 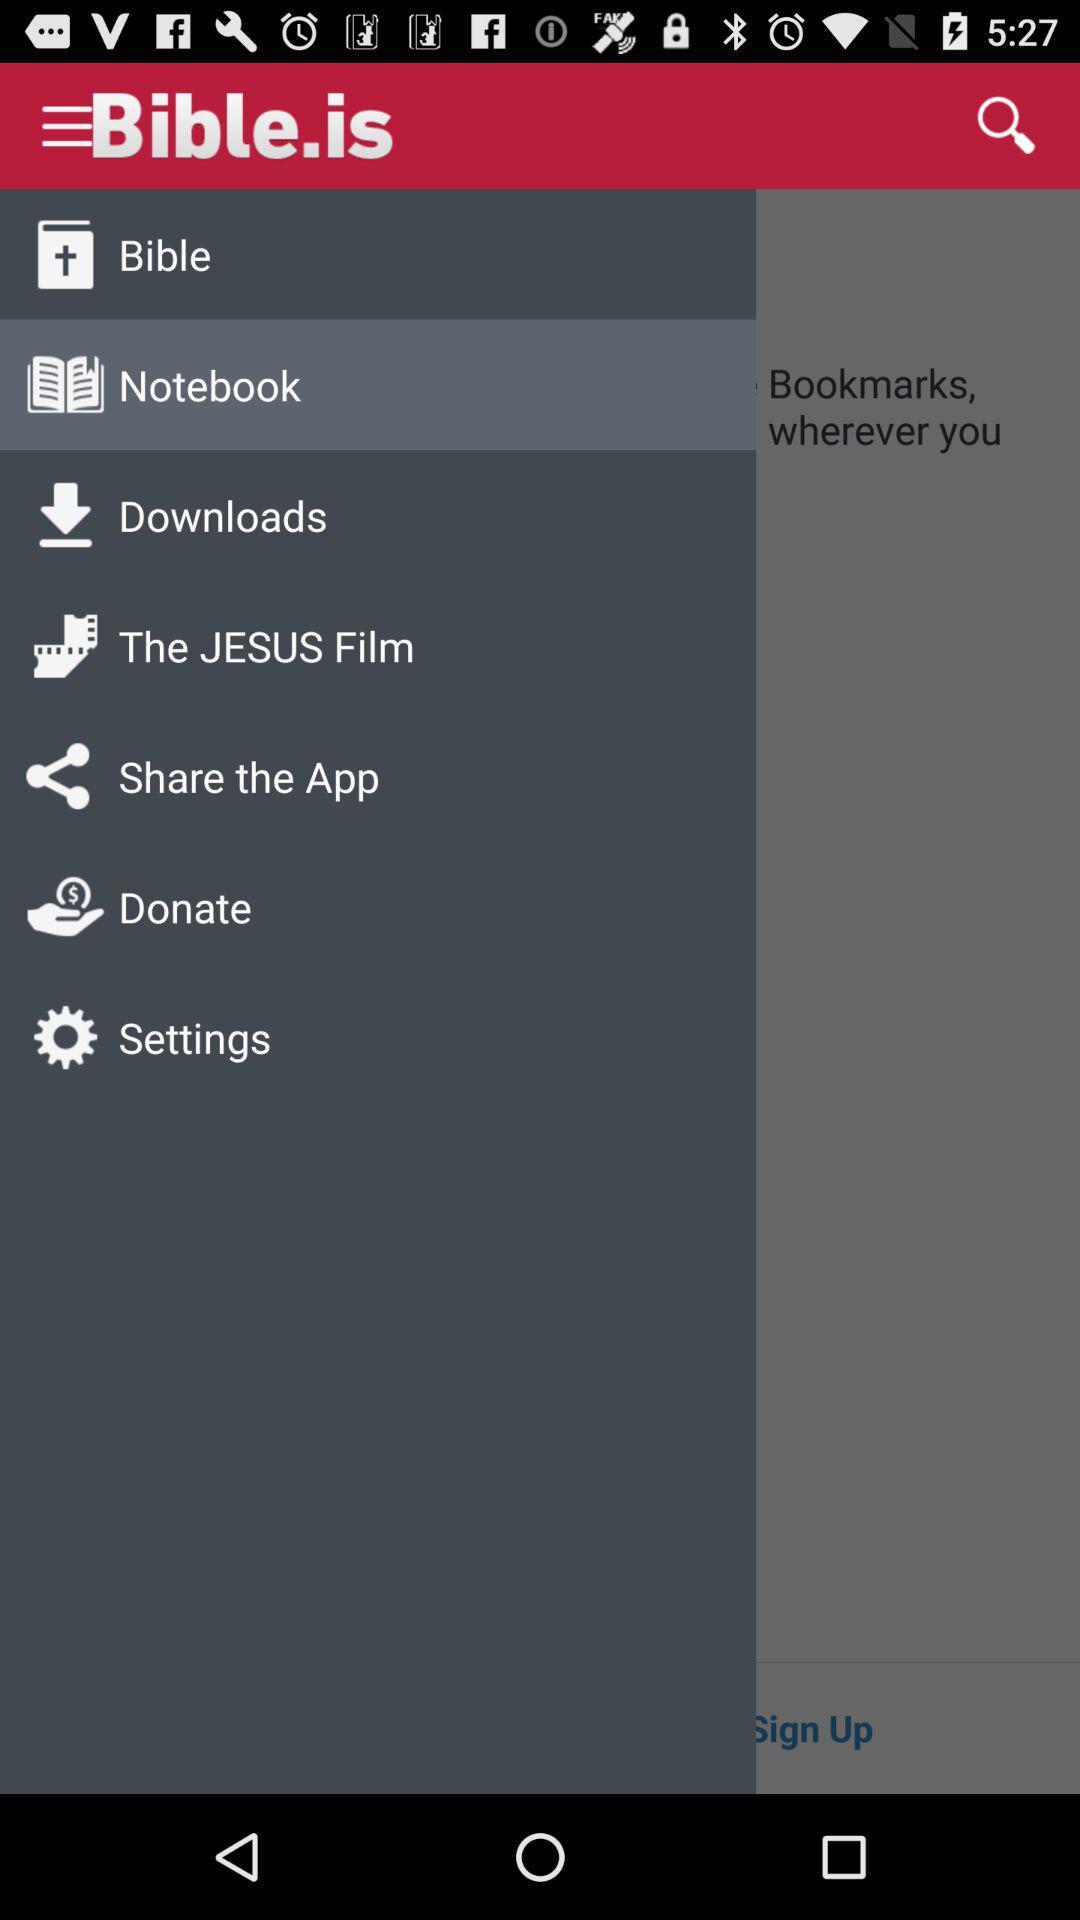 What do you see at coordinates (64, 385) in the screenshot?
I see `the icon which is beside notebook` at bounding box center [64, 385].